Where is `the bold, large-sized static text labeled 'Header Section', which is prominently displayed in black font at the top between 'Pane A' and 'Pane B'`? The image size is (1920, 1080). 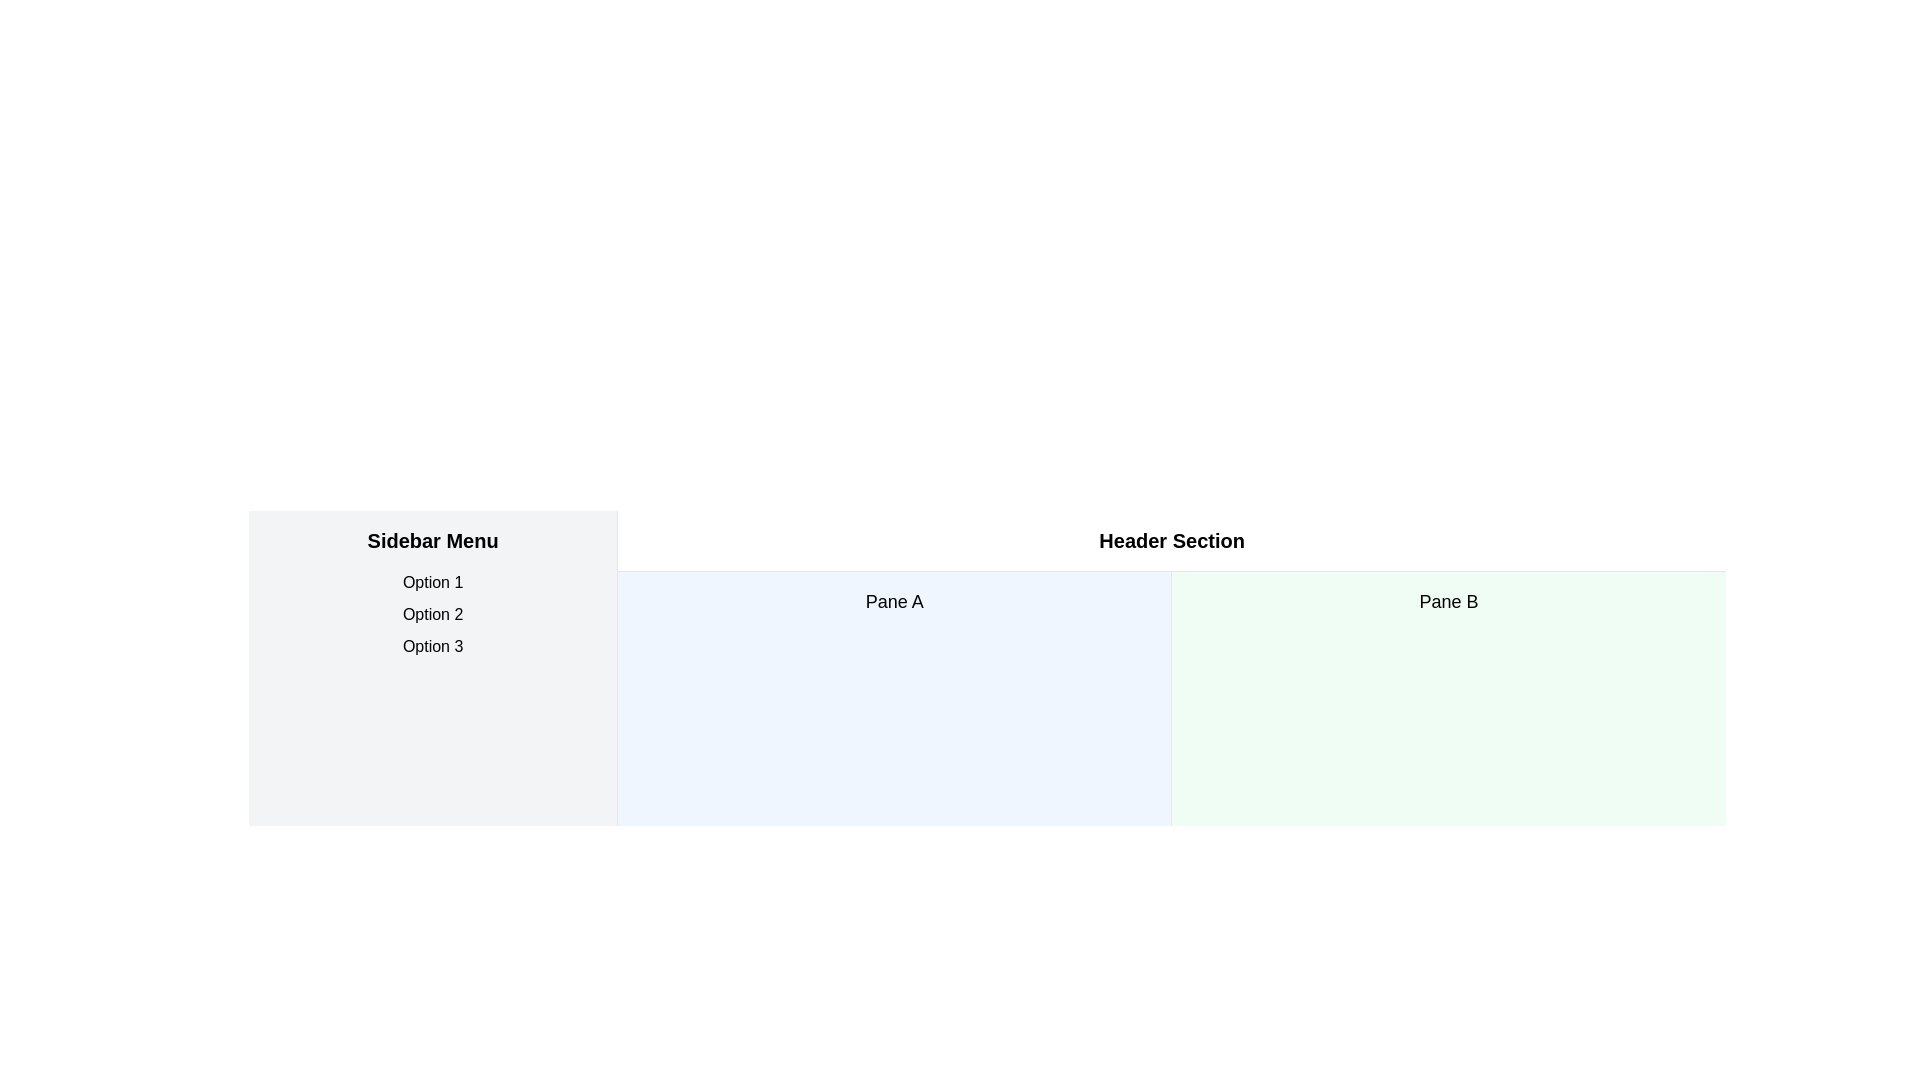 the bold, large-sized static text labeled 'Header Section', which is prominently displayed in black font at the top between 'Pane A' and 'Pane B' is located at coordinates (1172, 540).